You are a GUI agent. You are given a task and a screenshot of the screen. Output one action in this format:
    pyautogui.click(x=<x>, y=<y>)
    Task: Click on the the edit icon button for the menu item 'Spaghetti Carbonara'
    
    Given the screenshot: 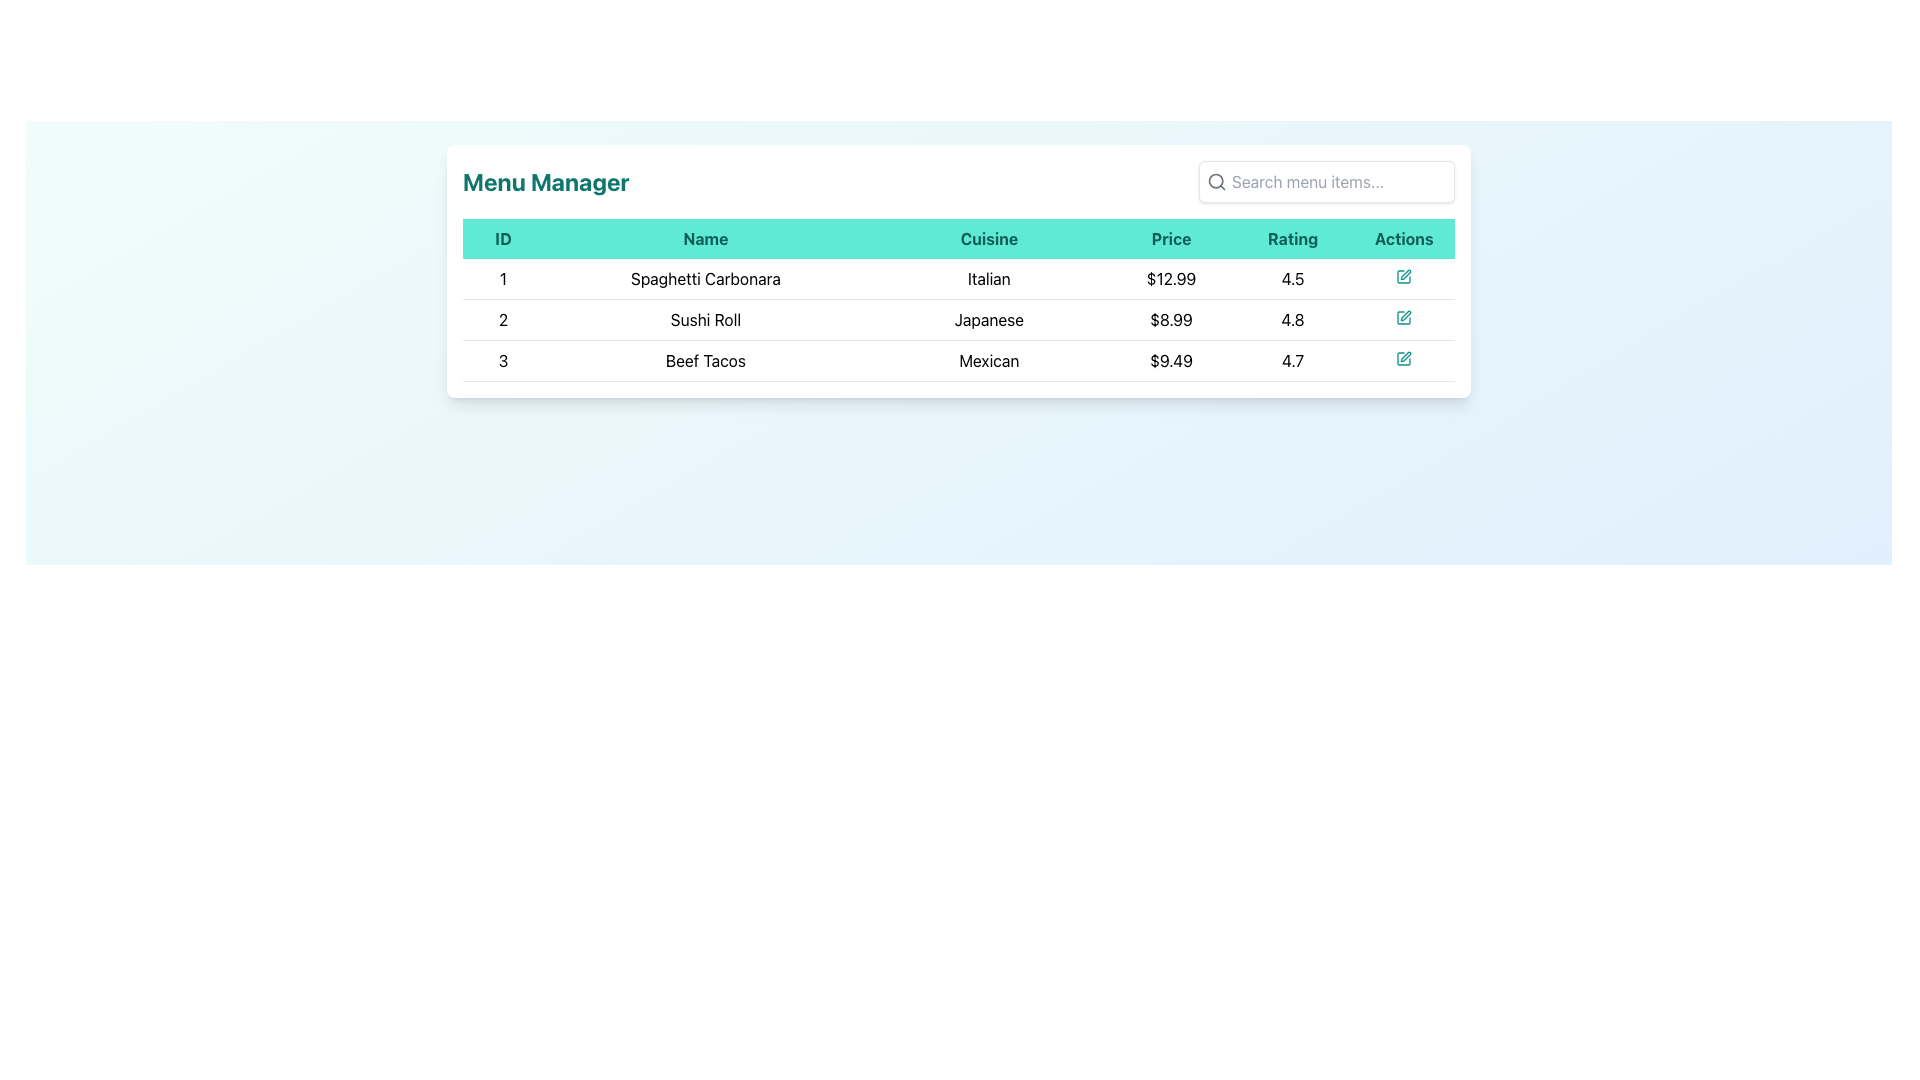 What is the action you would take?
    pyautogui.click(x=1403, y=279)
    